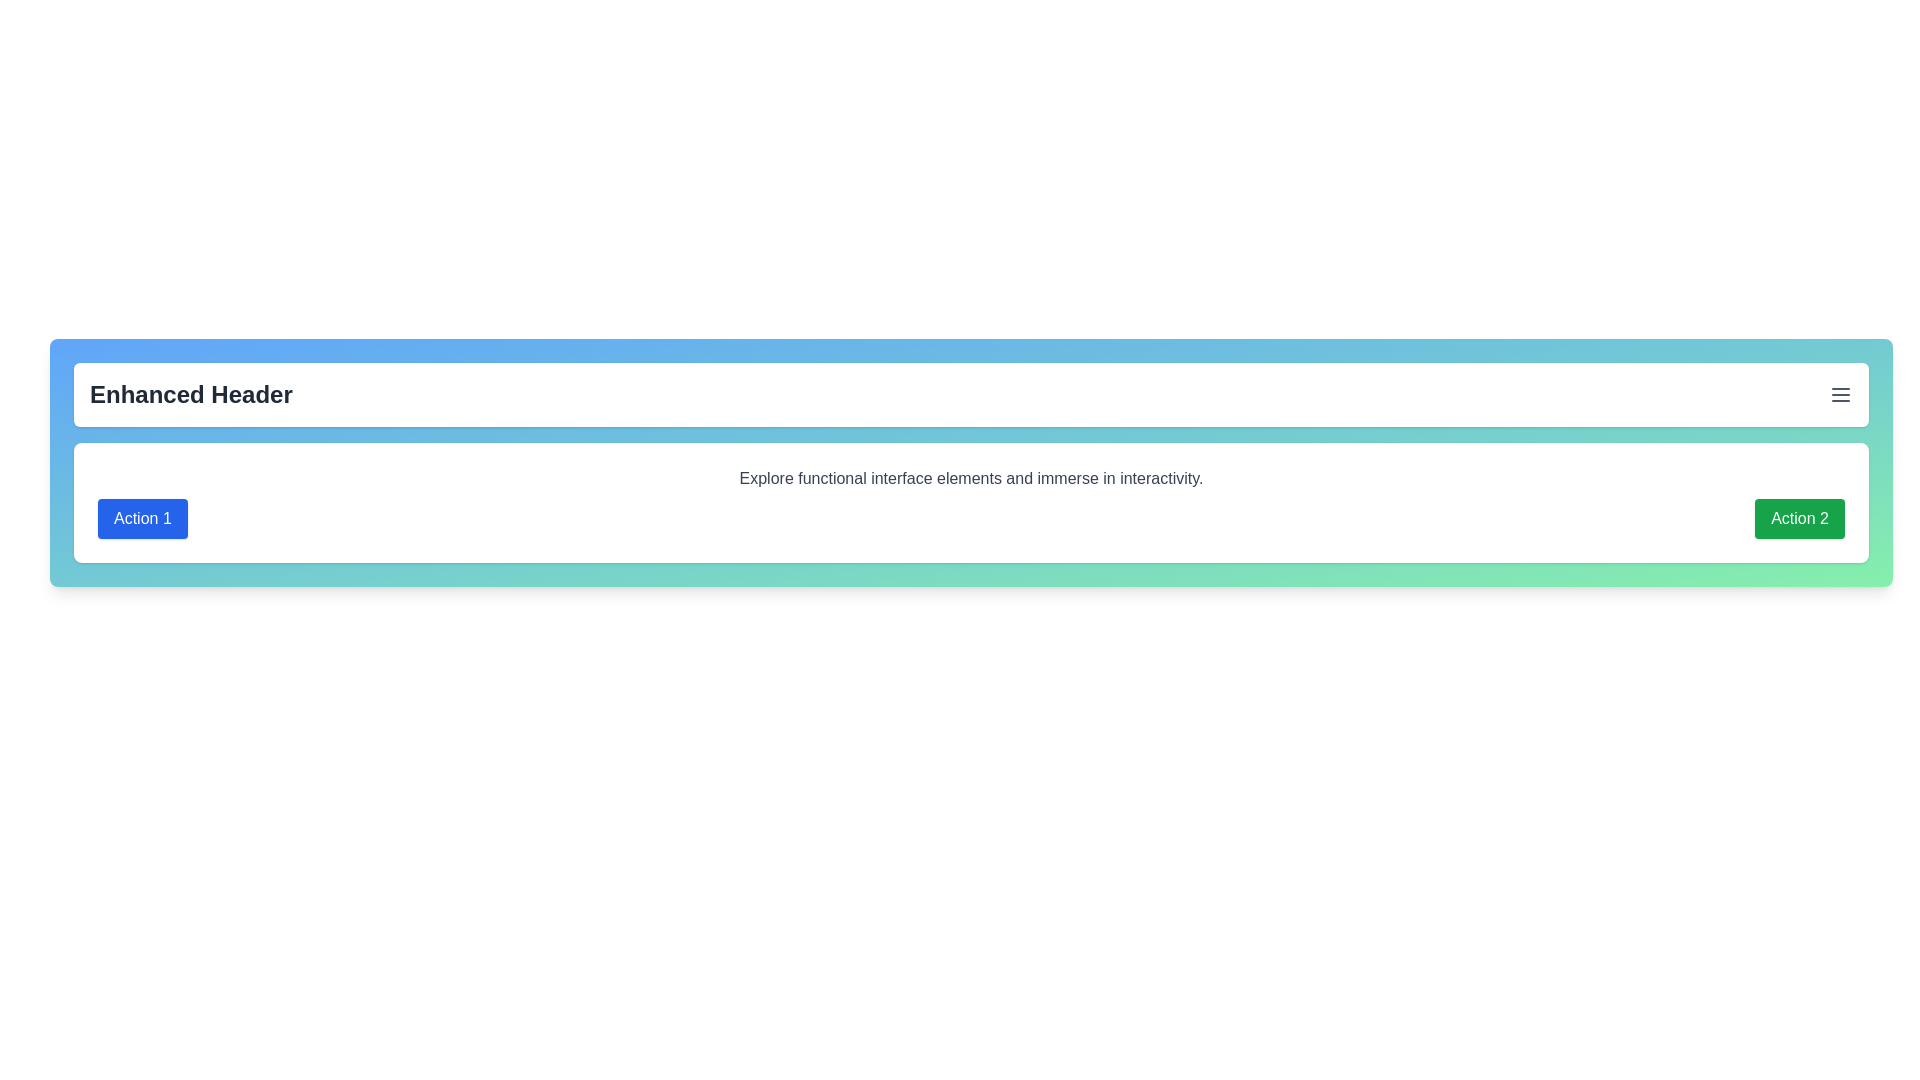  Describe the element at coordinates (1800, 518) in the screenshot. I see `the rectangular button with a green background and the label 'Action 2'` at that location.